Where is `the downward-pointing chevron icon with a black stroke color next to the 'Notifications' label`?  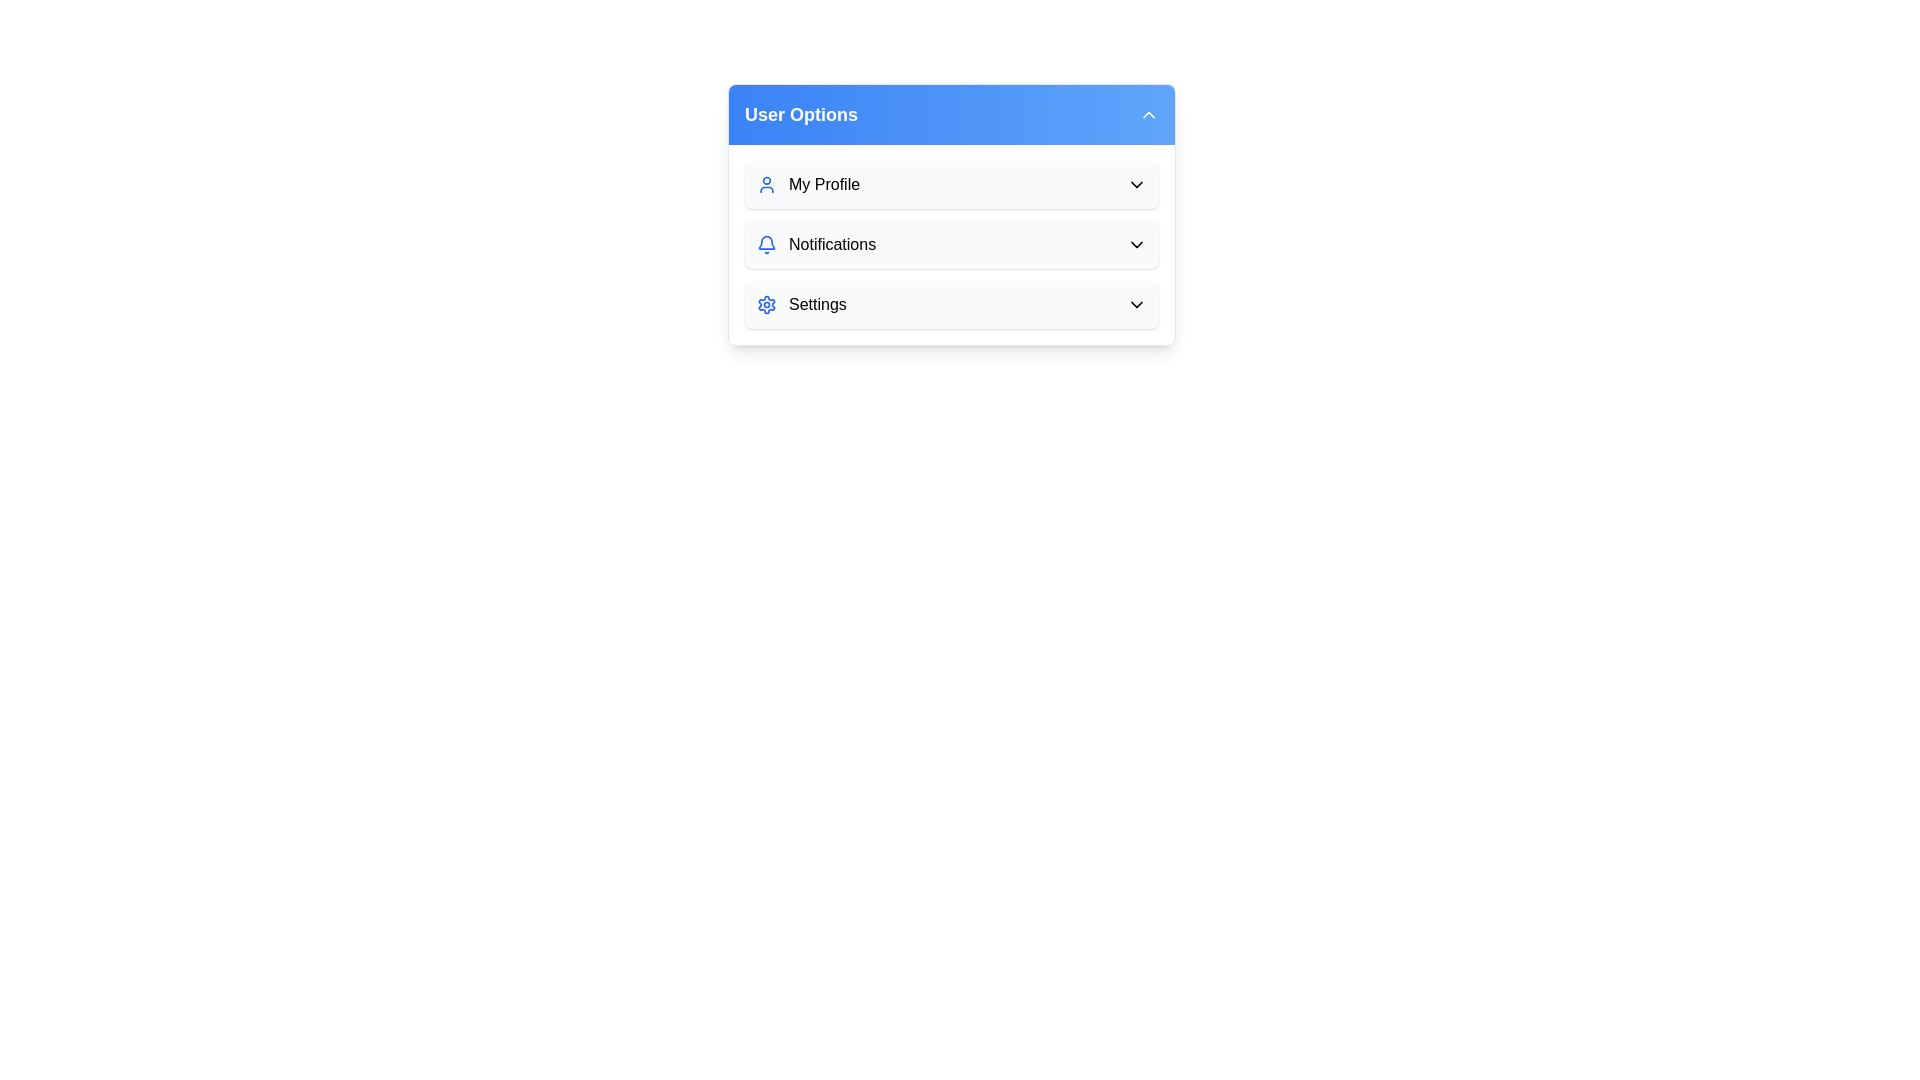
the downward-pointing chevron icon with a black stroke color next to the 'Notifications' label is located at coordinates (1137, 244).